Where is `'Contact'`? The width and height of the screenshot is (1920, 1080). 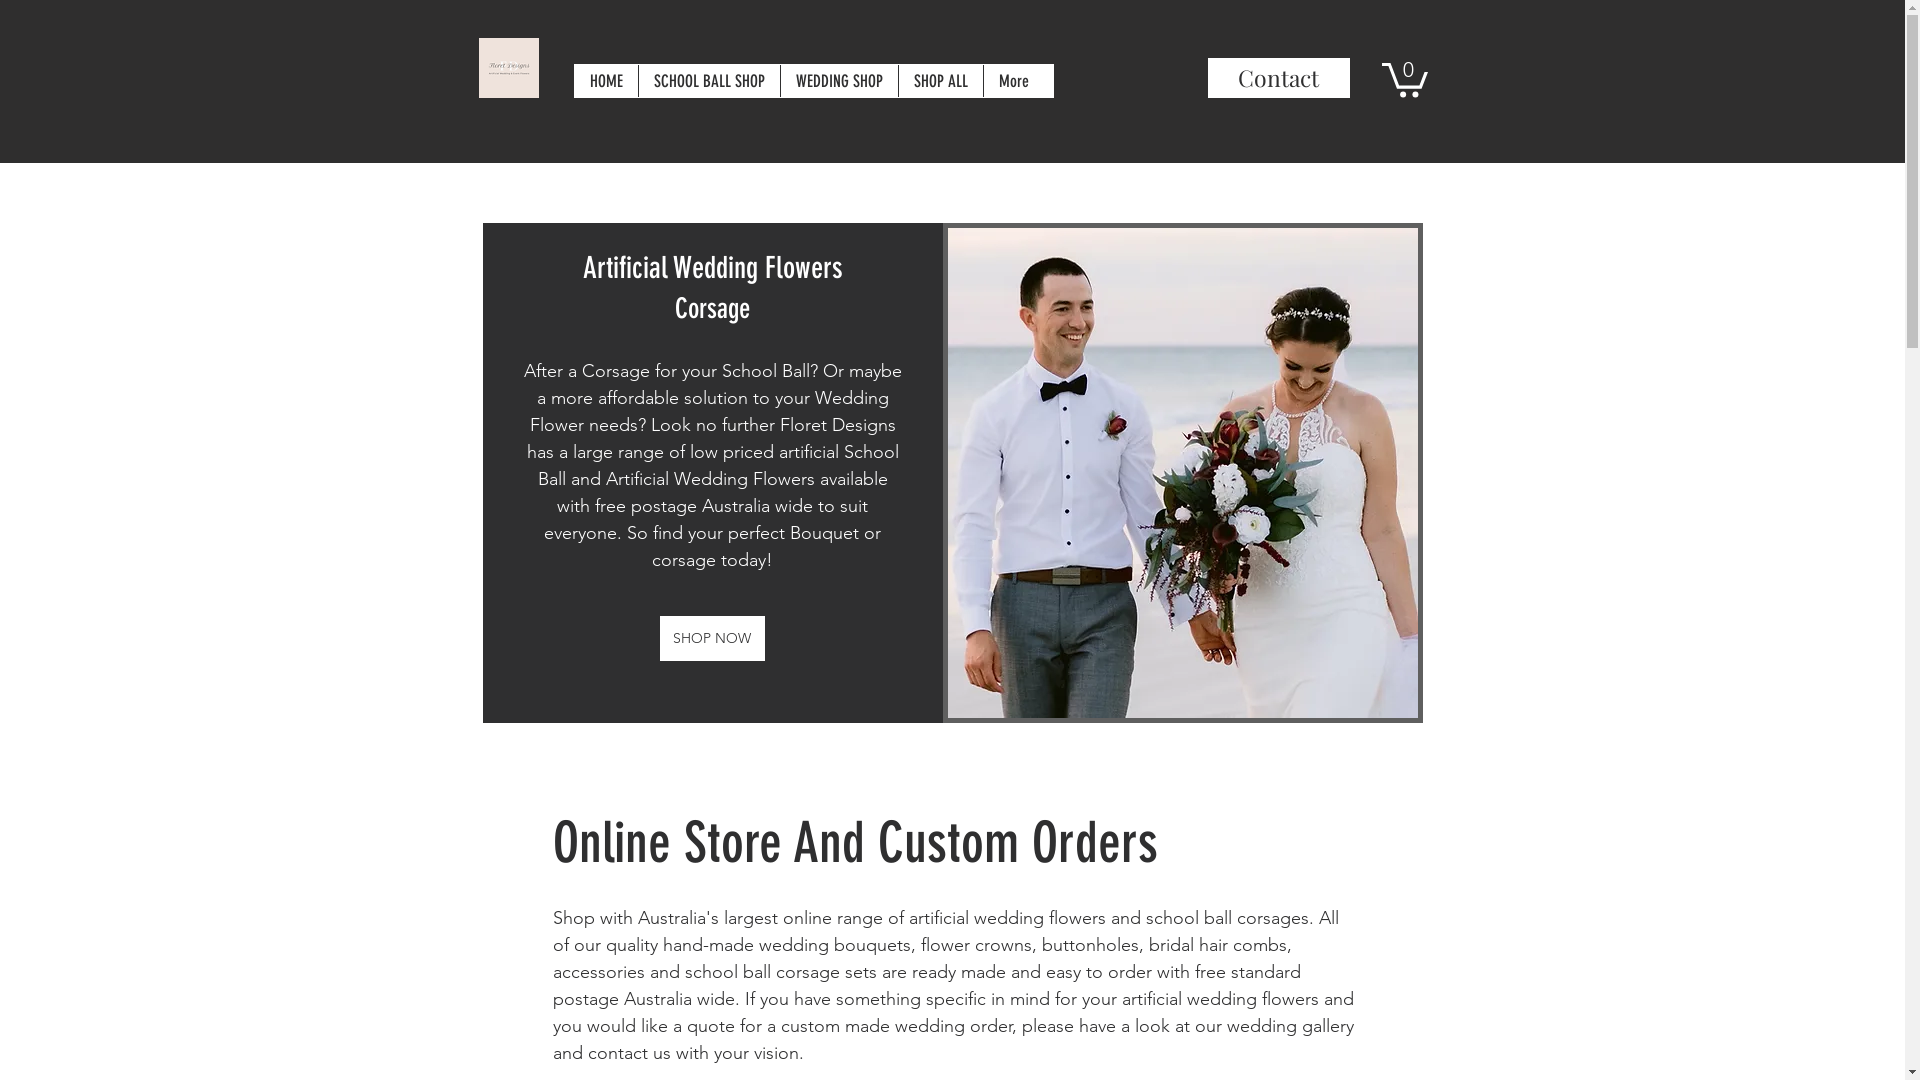 'Contact' is located at coordinates (1277, 76).